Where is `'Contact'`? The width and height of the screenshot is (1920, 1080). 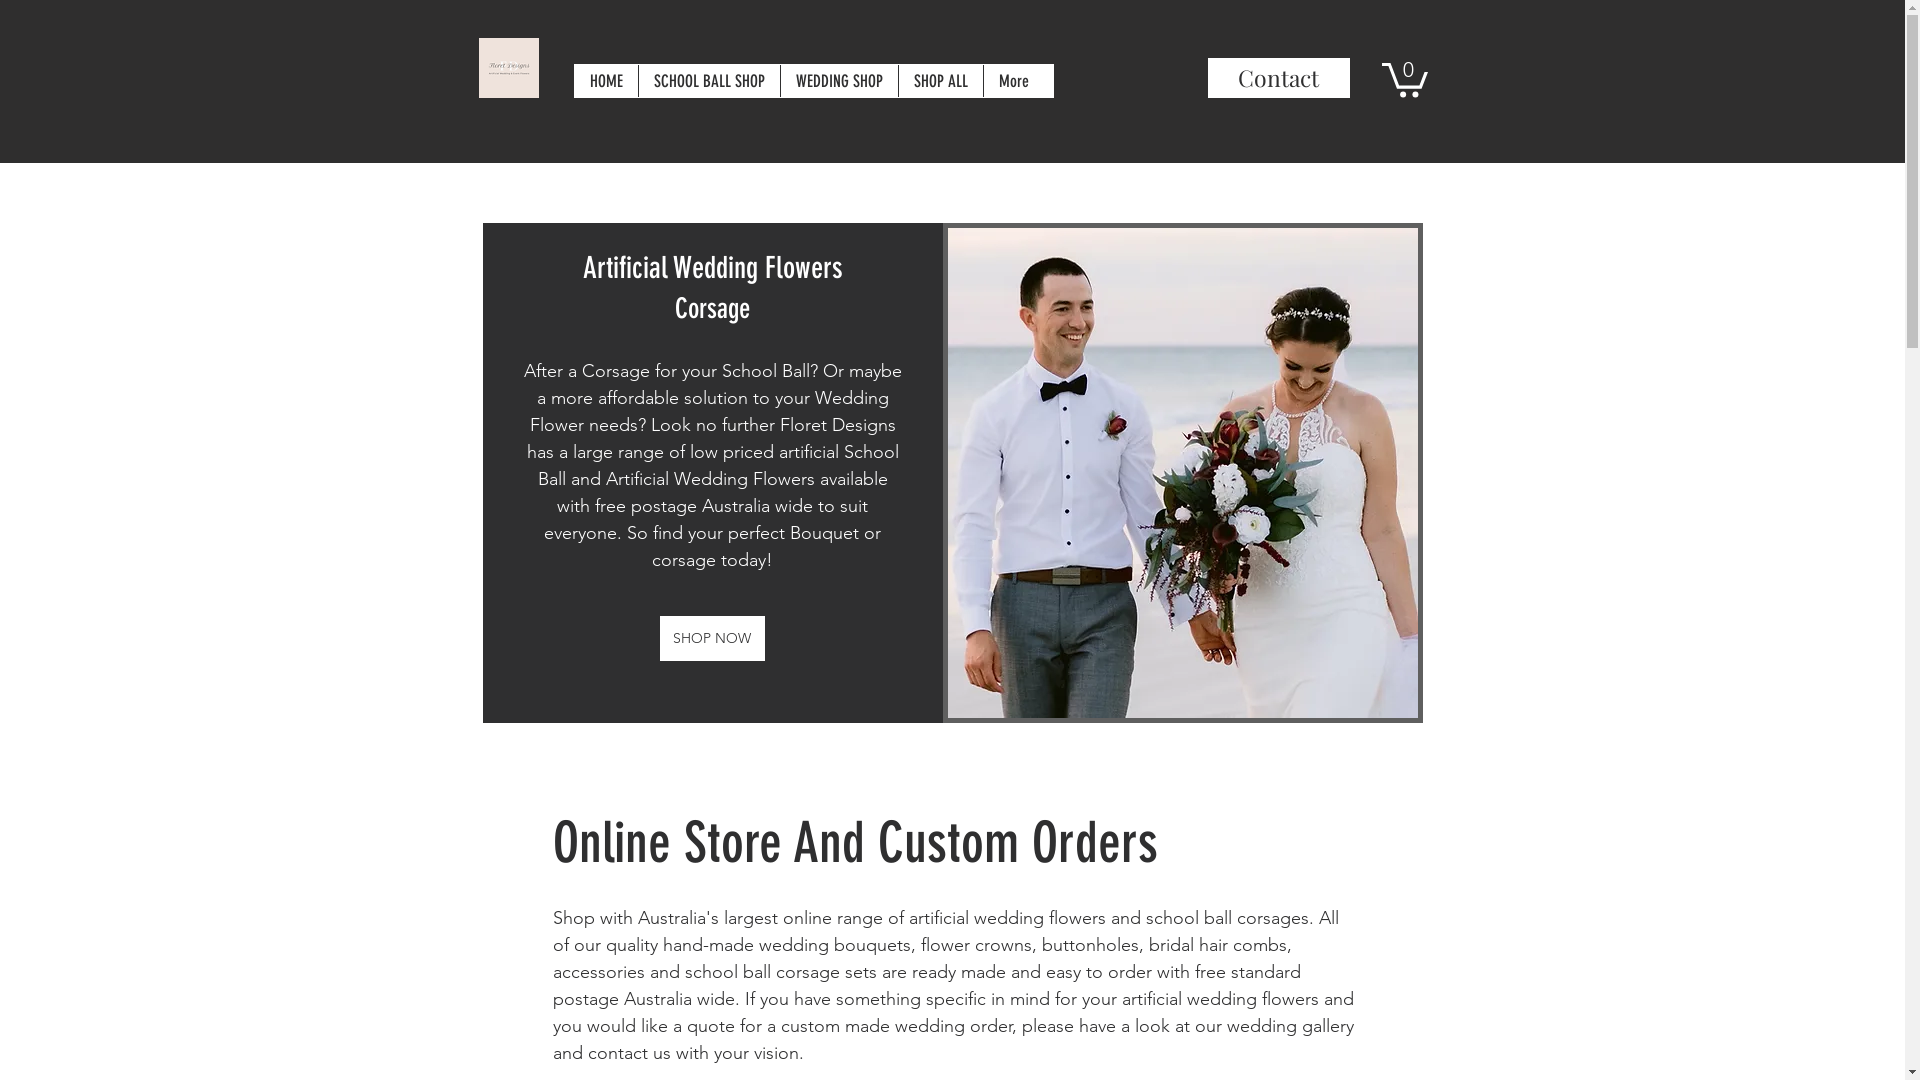 'Contact' is located at coordinates (1277, 76).